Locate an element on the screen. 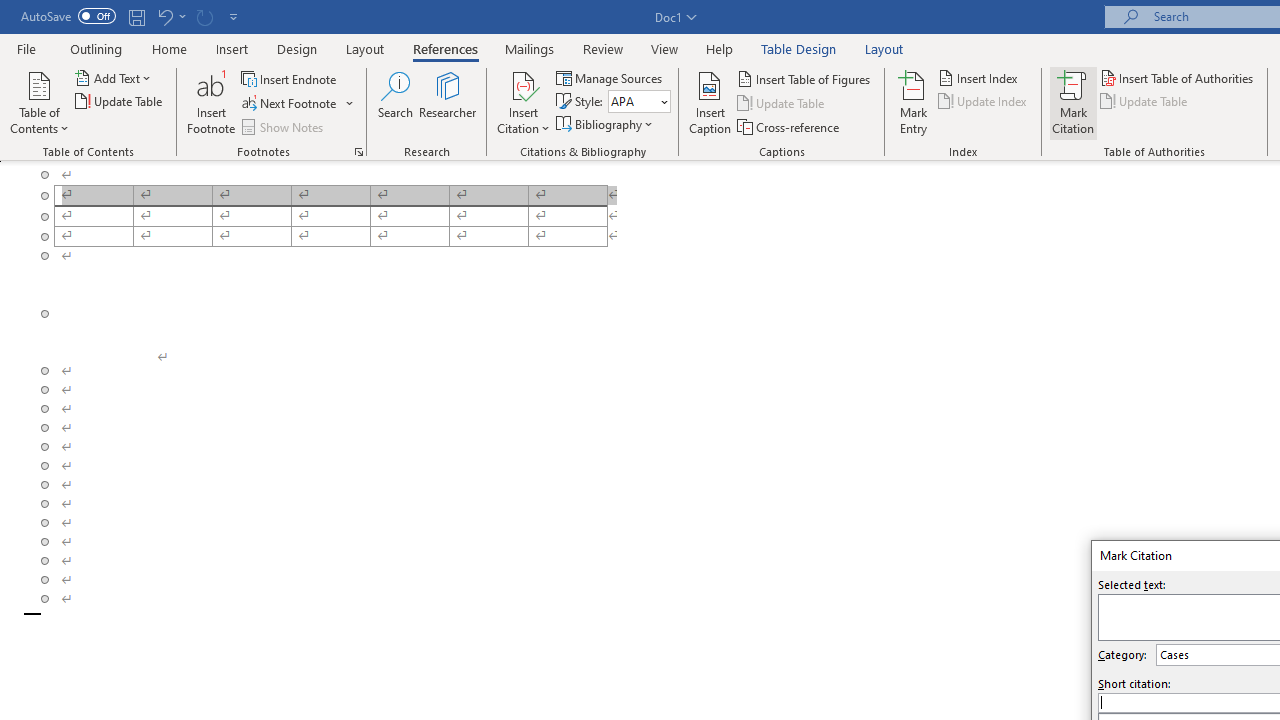  'Update Index' is located at coordinates (984, 101).